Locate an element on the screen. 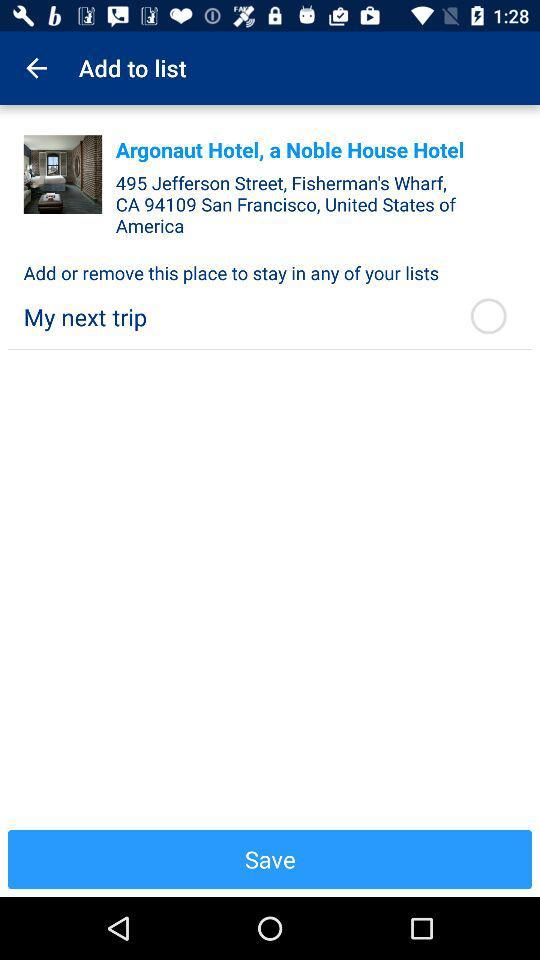 The image size is (540, 960). icon above add or remove app is located at coordinates (63, 173).